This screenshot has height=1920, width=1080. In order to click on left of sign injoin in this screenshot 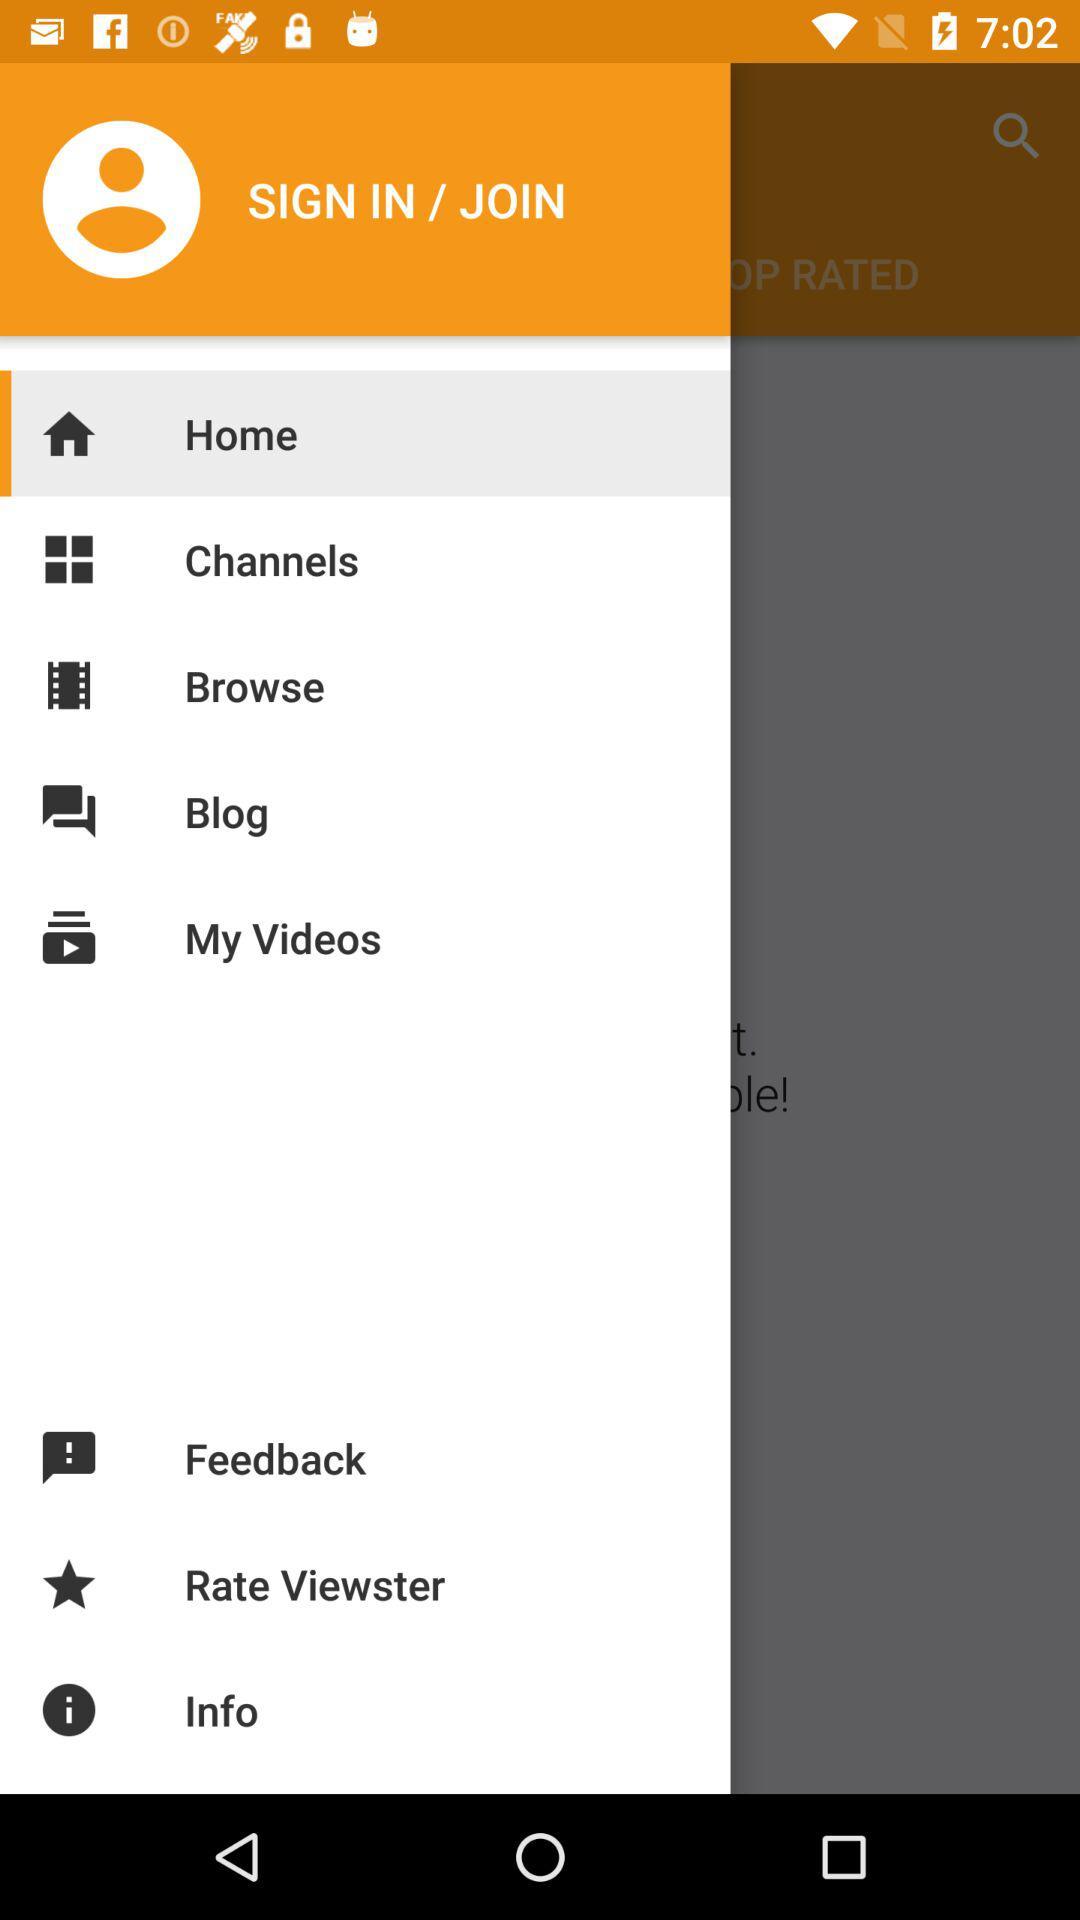, I will do `click(126, 199)`.